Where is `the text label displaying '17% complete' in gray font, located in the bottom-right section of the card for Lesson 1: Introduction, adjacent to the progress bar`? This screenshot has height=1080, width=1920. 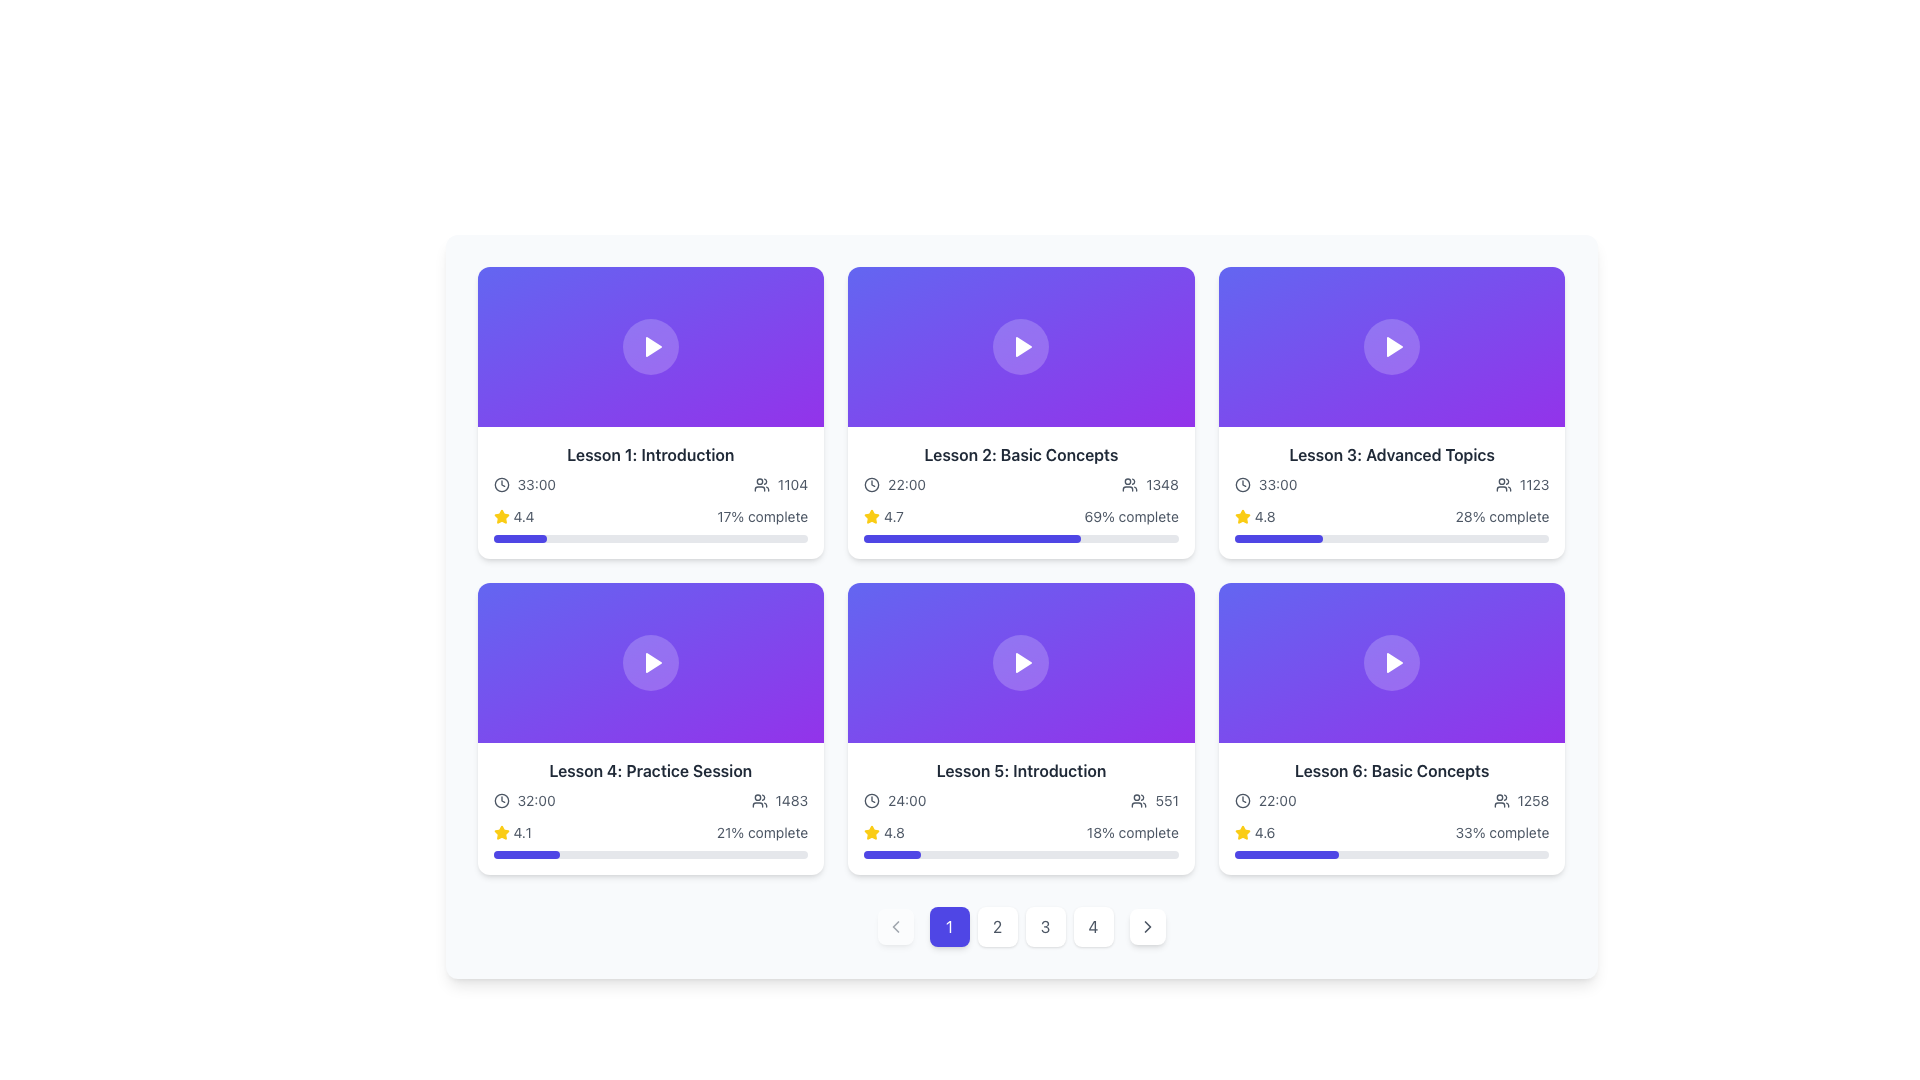
the text label displaying '17% complete' in gray font, located in the bottom-right section of the card for Lesson 1: Introduction, adjacent to the progress bar is located at coordinates (761, 515).